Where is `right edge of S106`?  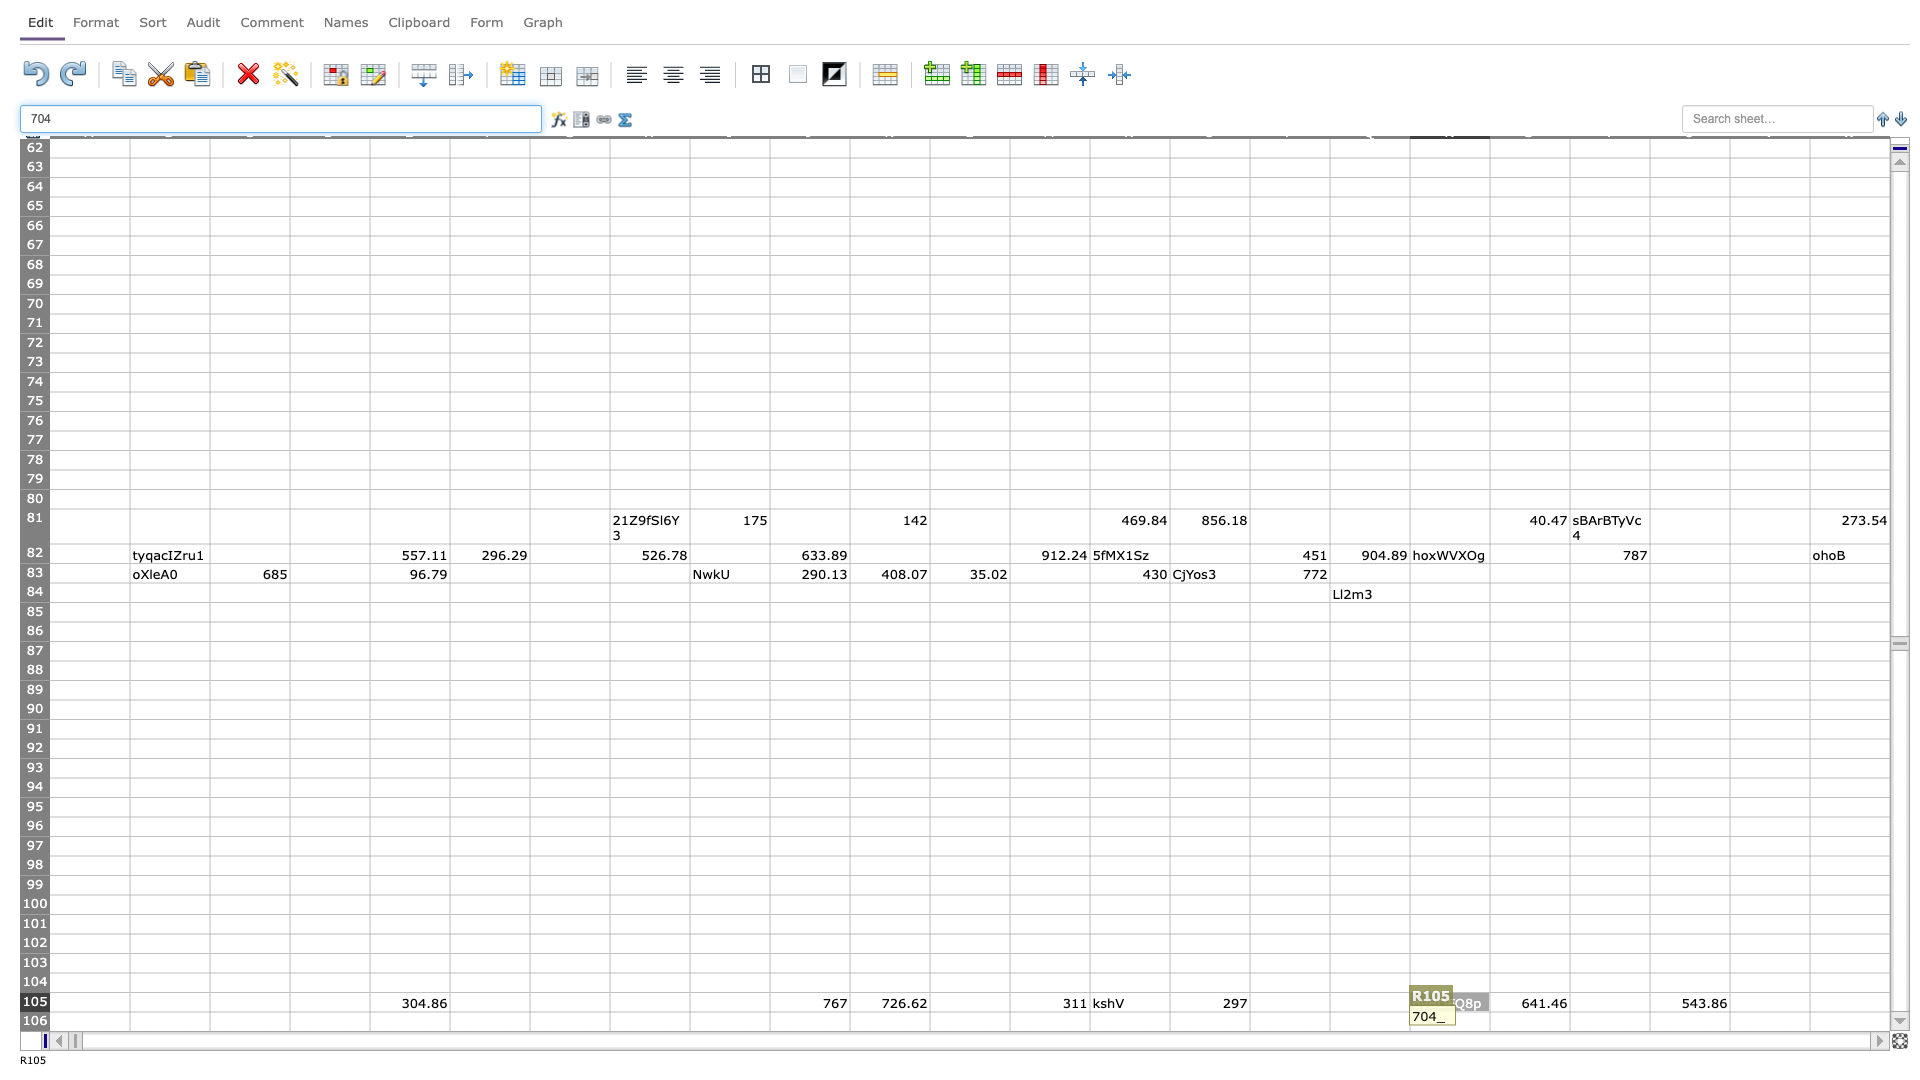 right edge of S106 is located at coordinates (1568, 1021).